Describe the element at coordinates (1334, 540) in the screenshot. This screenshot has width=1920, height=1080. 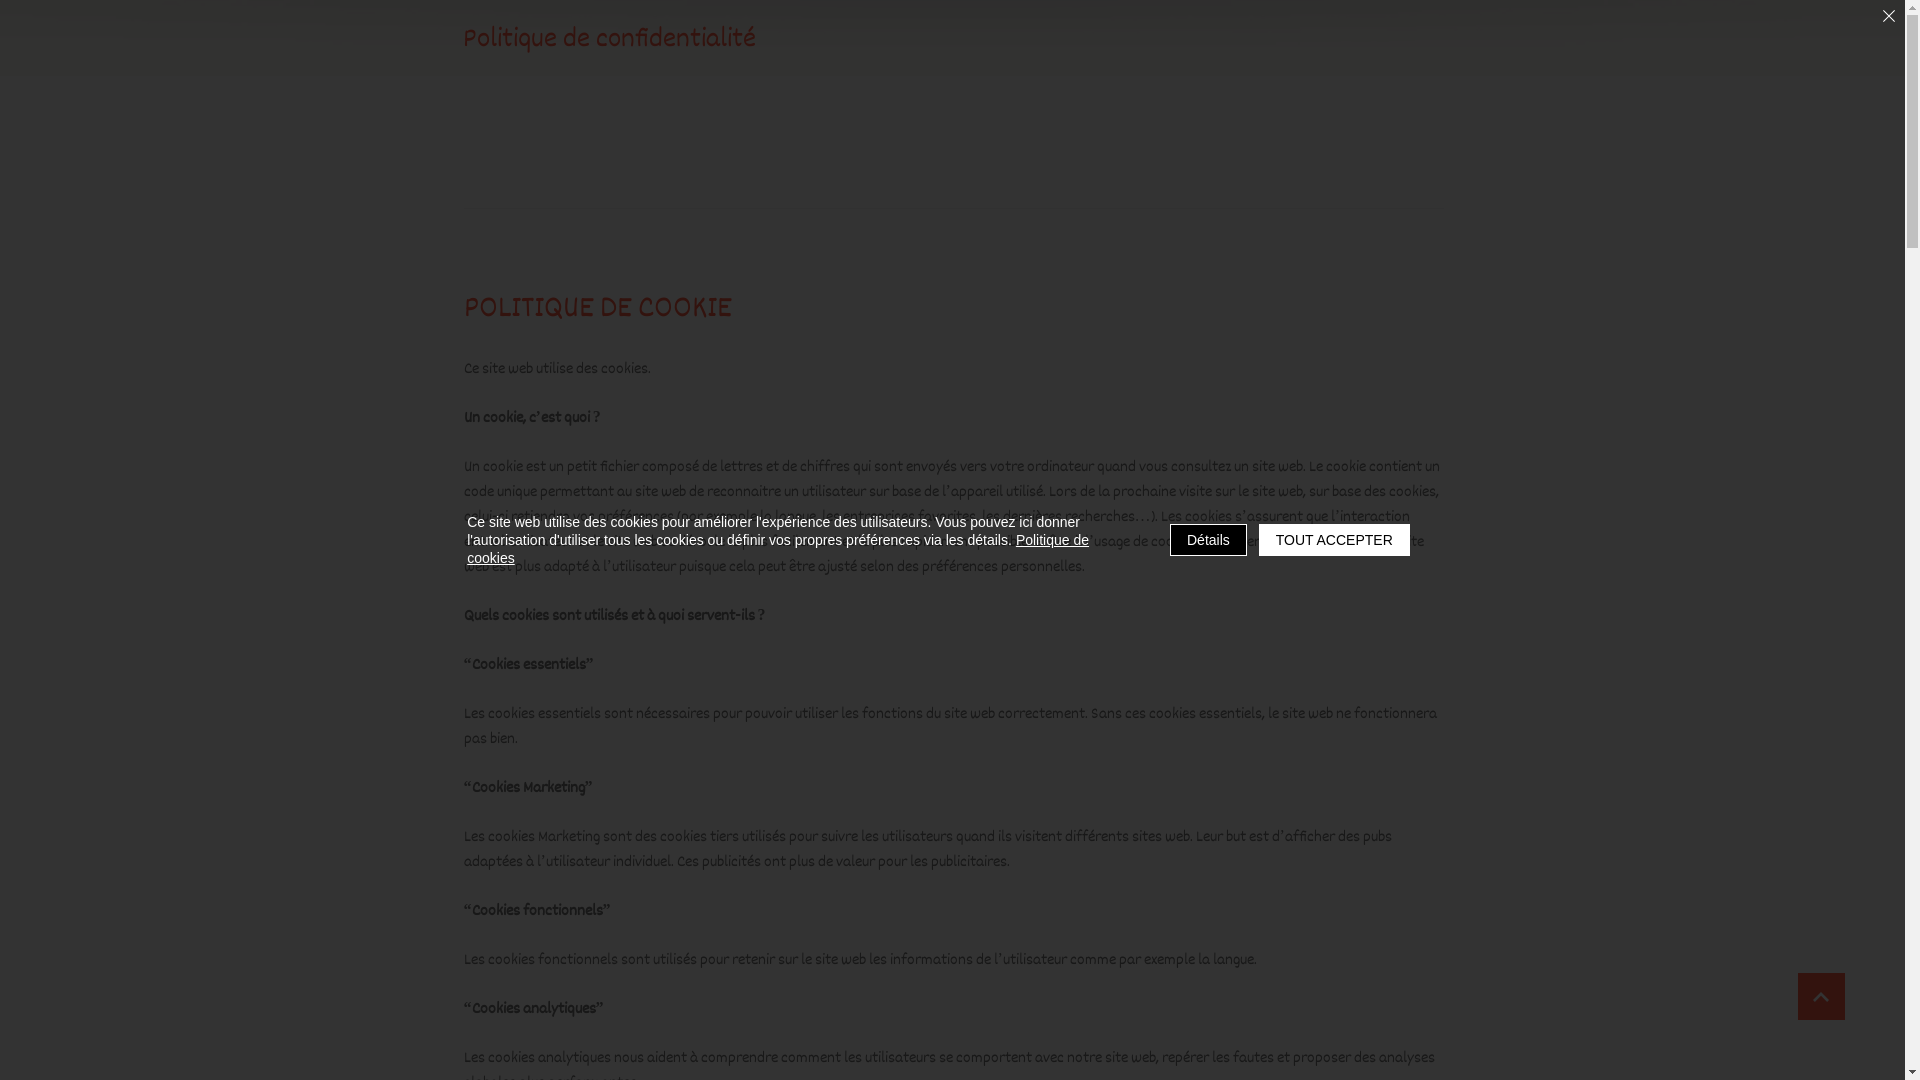
I see `'TOUT ACCEPTER'` at that location.